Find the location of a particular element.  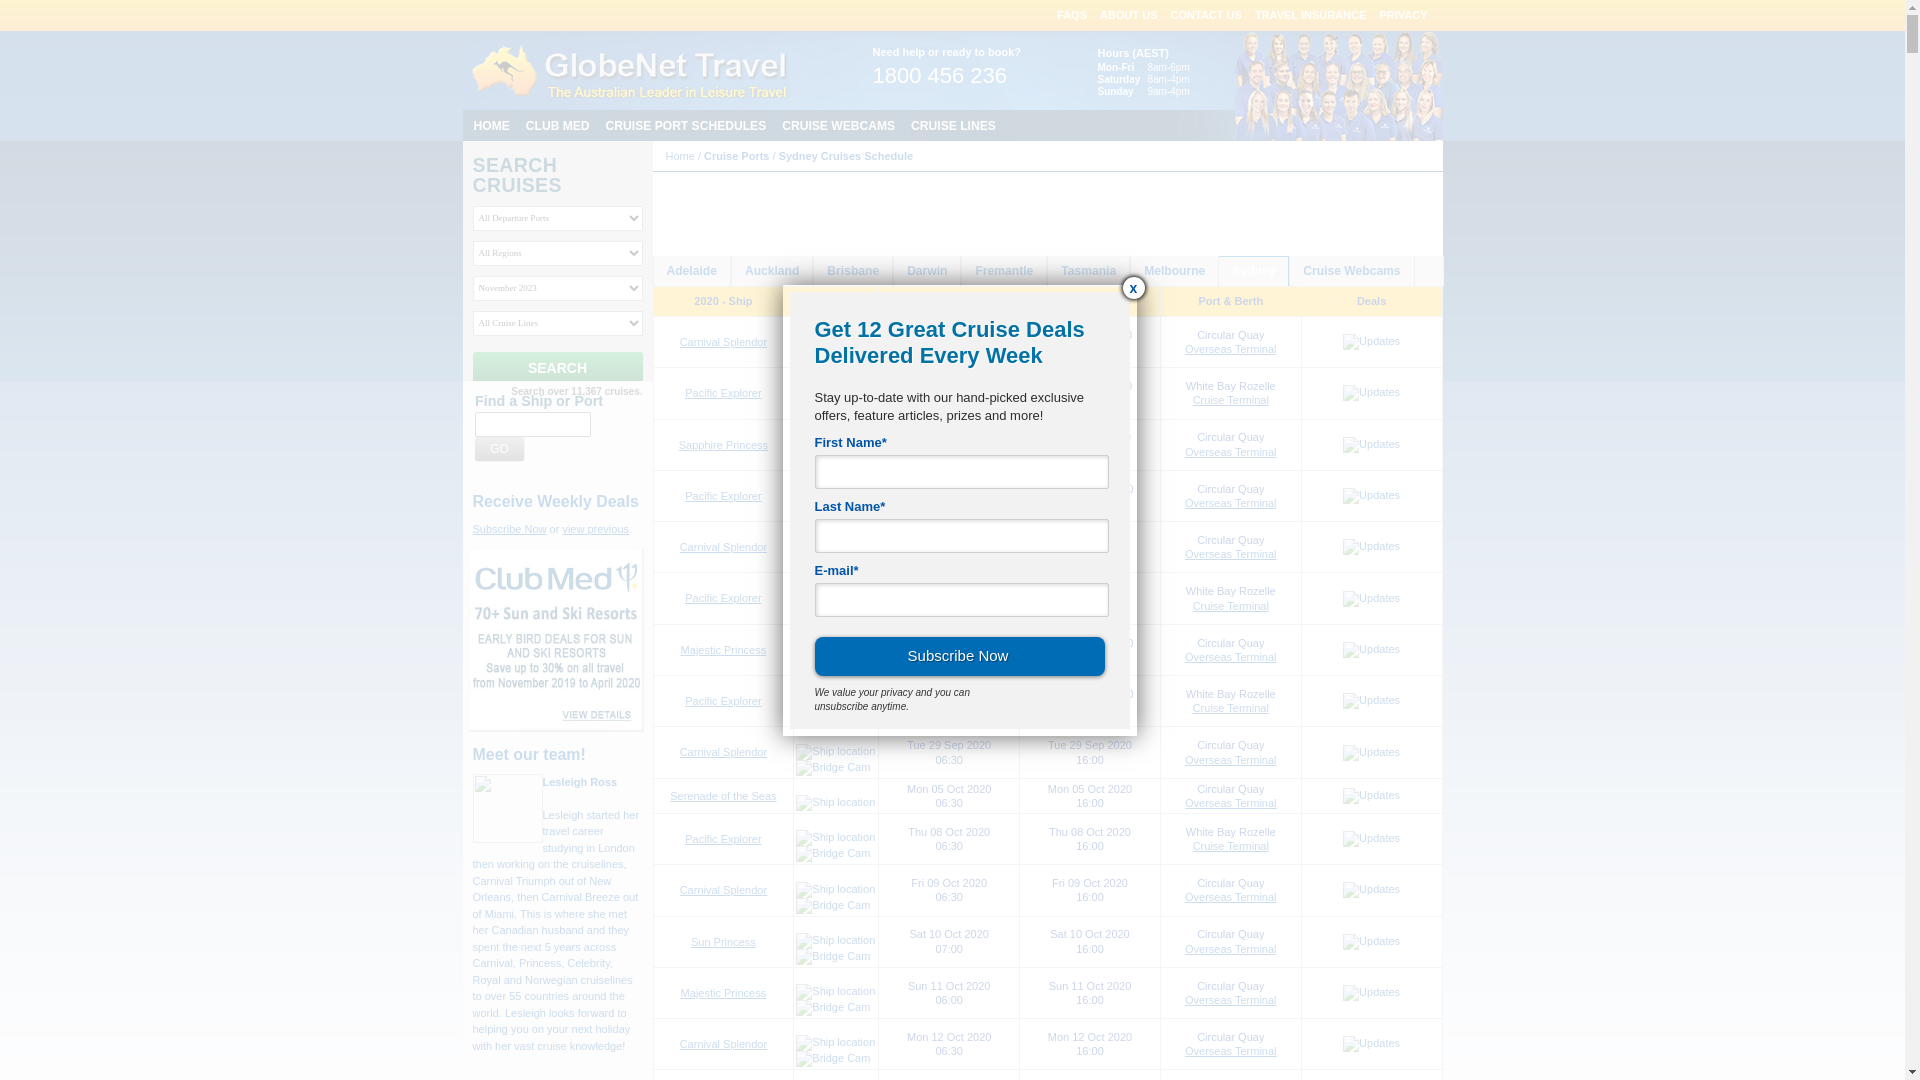

'Bridge Cam' is located at coordinates (795, 356).